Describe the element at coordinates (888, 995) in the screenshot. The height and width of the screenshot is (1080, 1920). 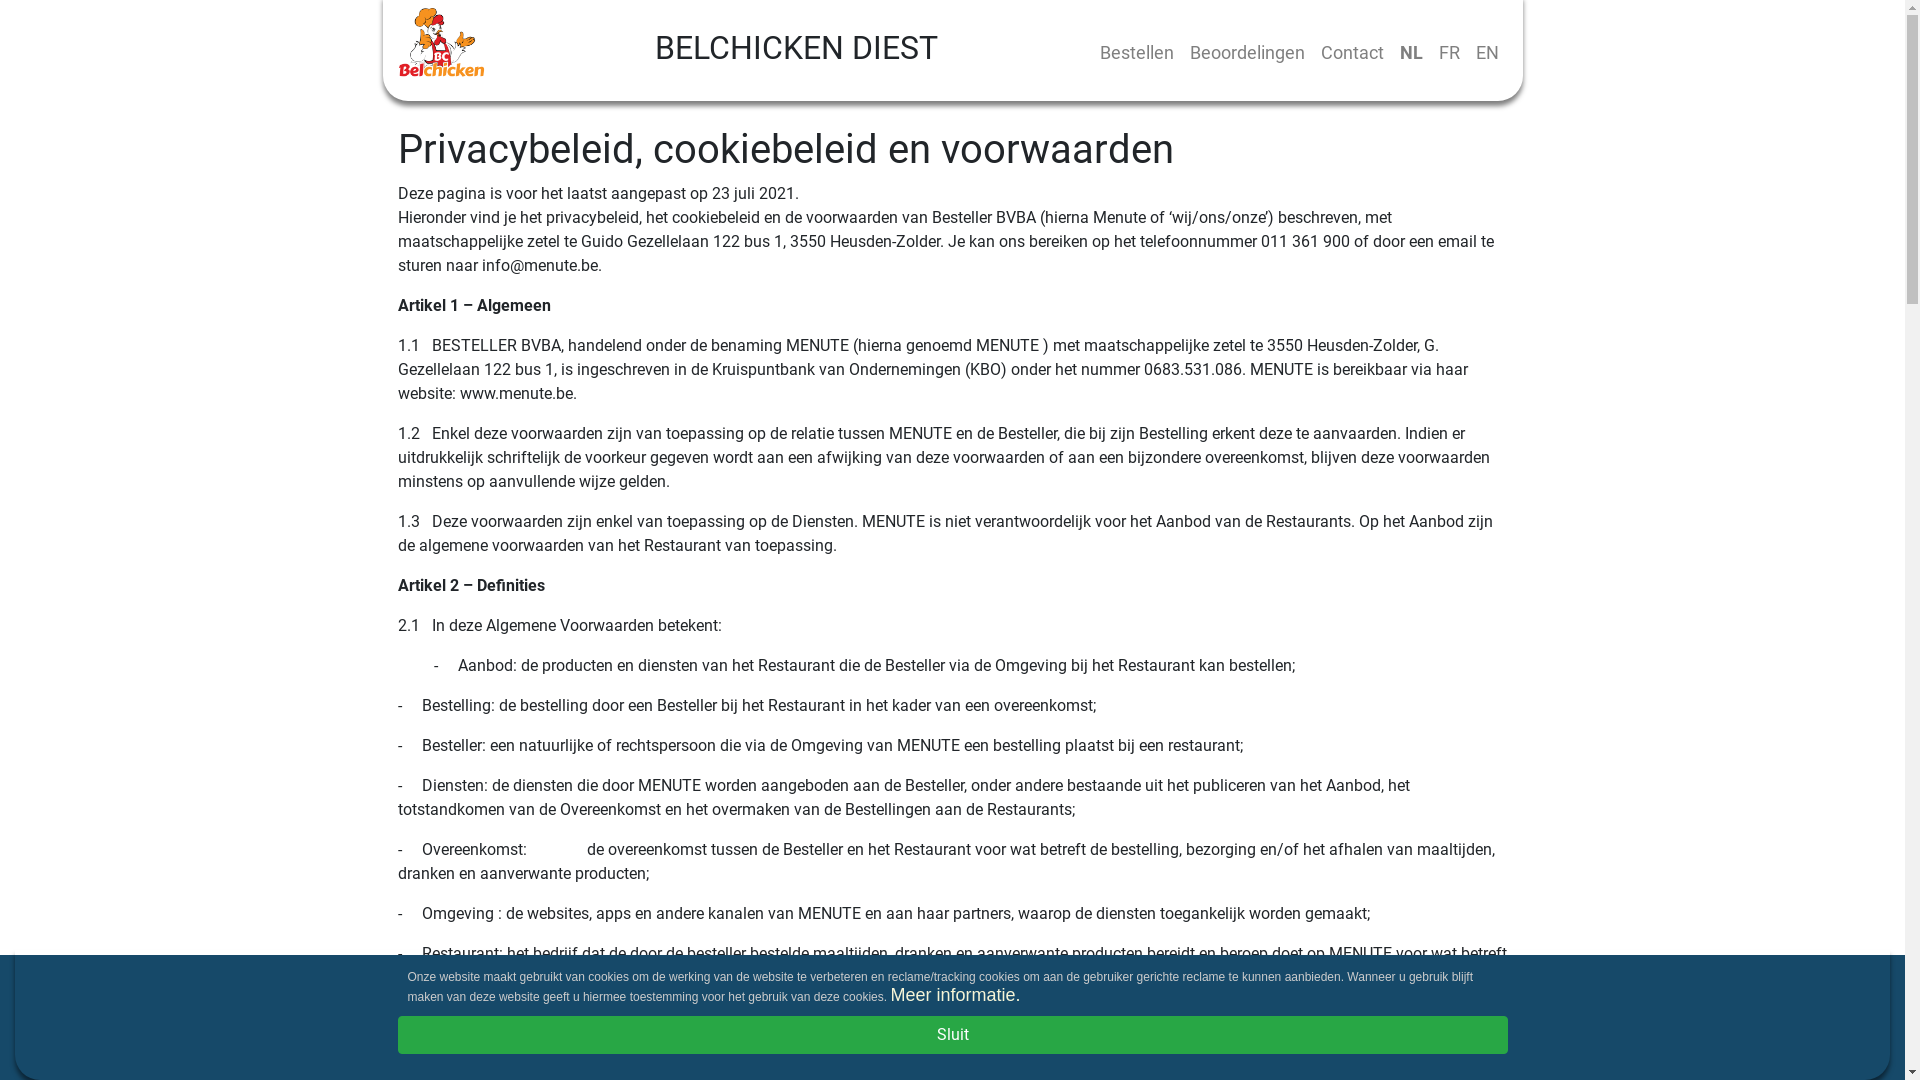
I see `'Meer informatie.'` at that location.